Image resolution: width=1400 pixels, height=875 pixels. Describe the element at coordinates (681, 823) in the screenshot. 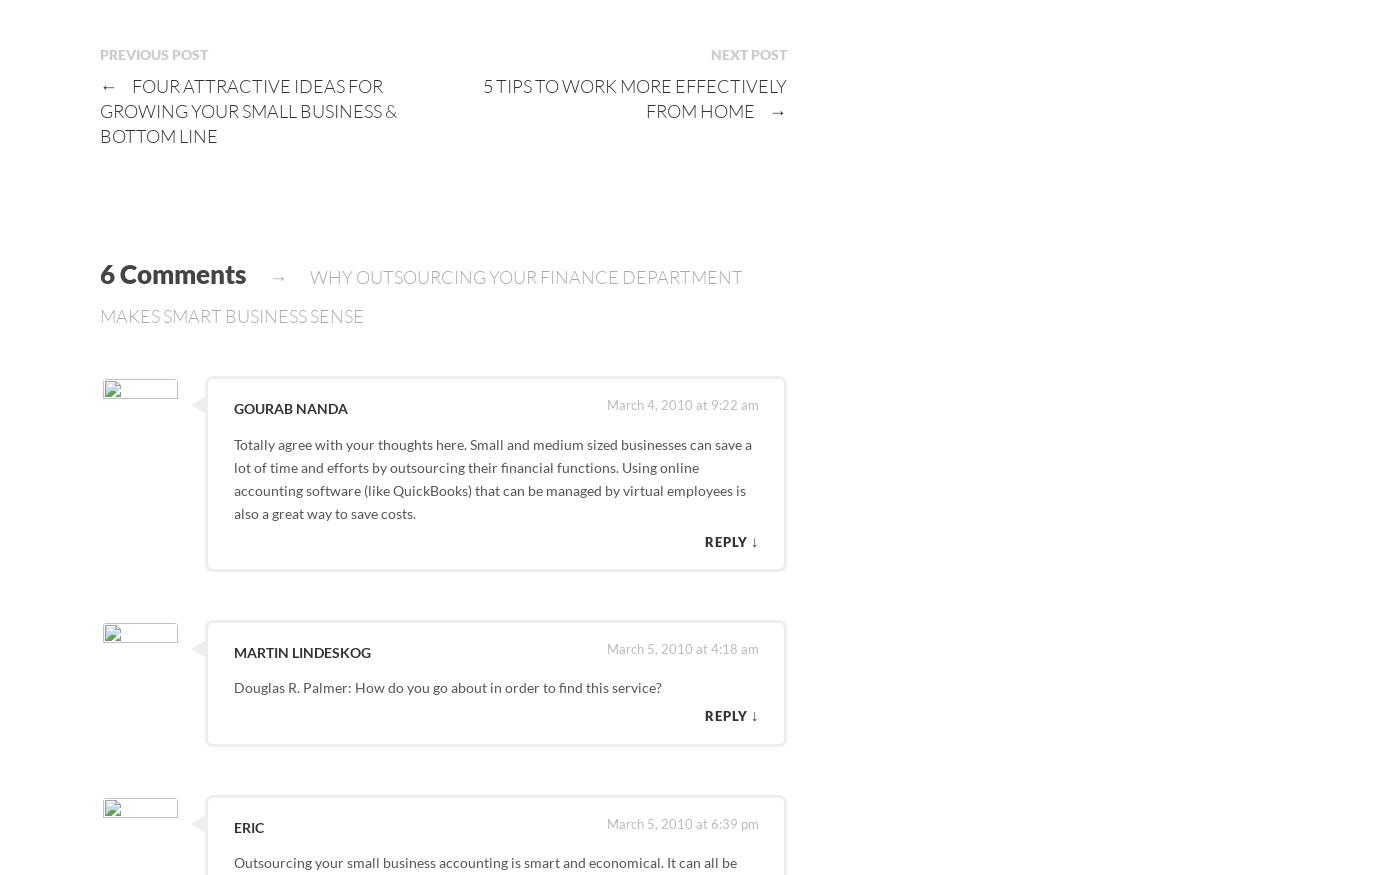

I see `'March 5, 2010 at 6:39 pm'` at that location.